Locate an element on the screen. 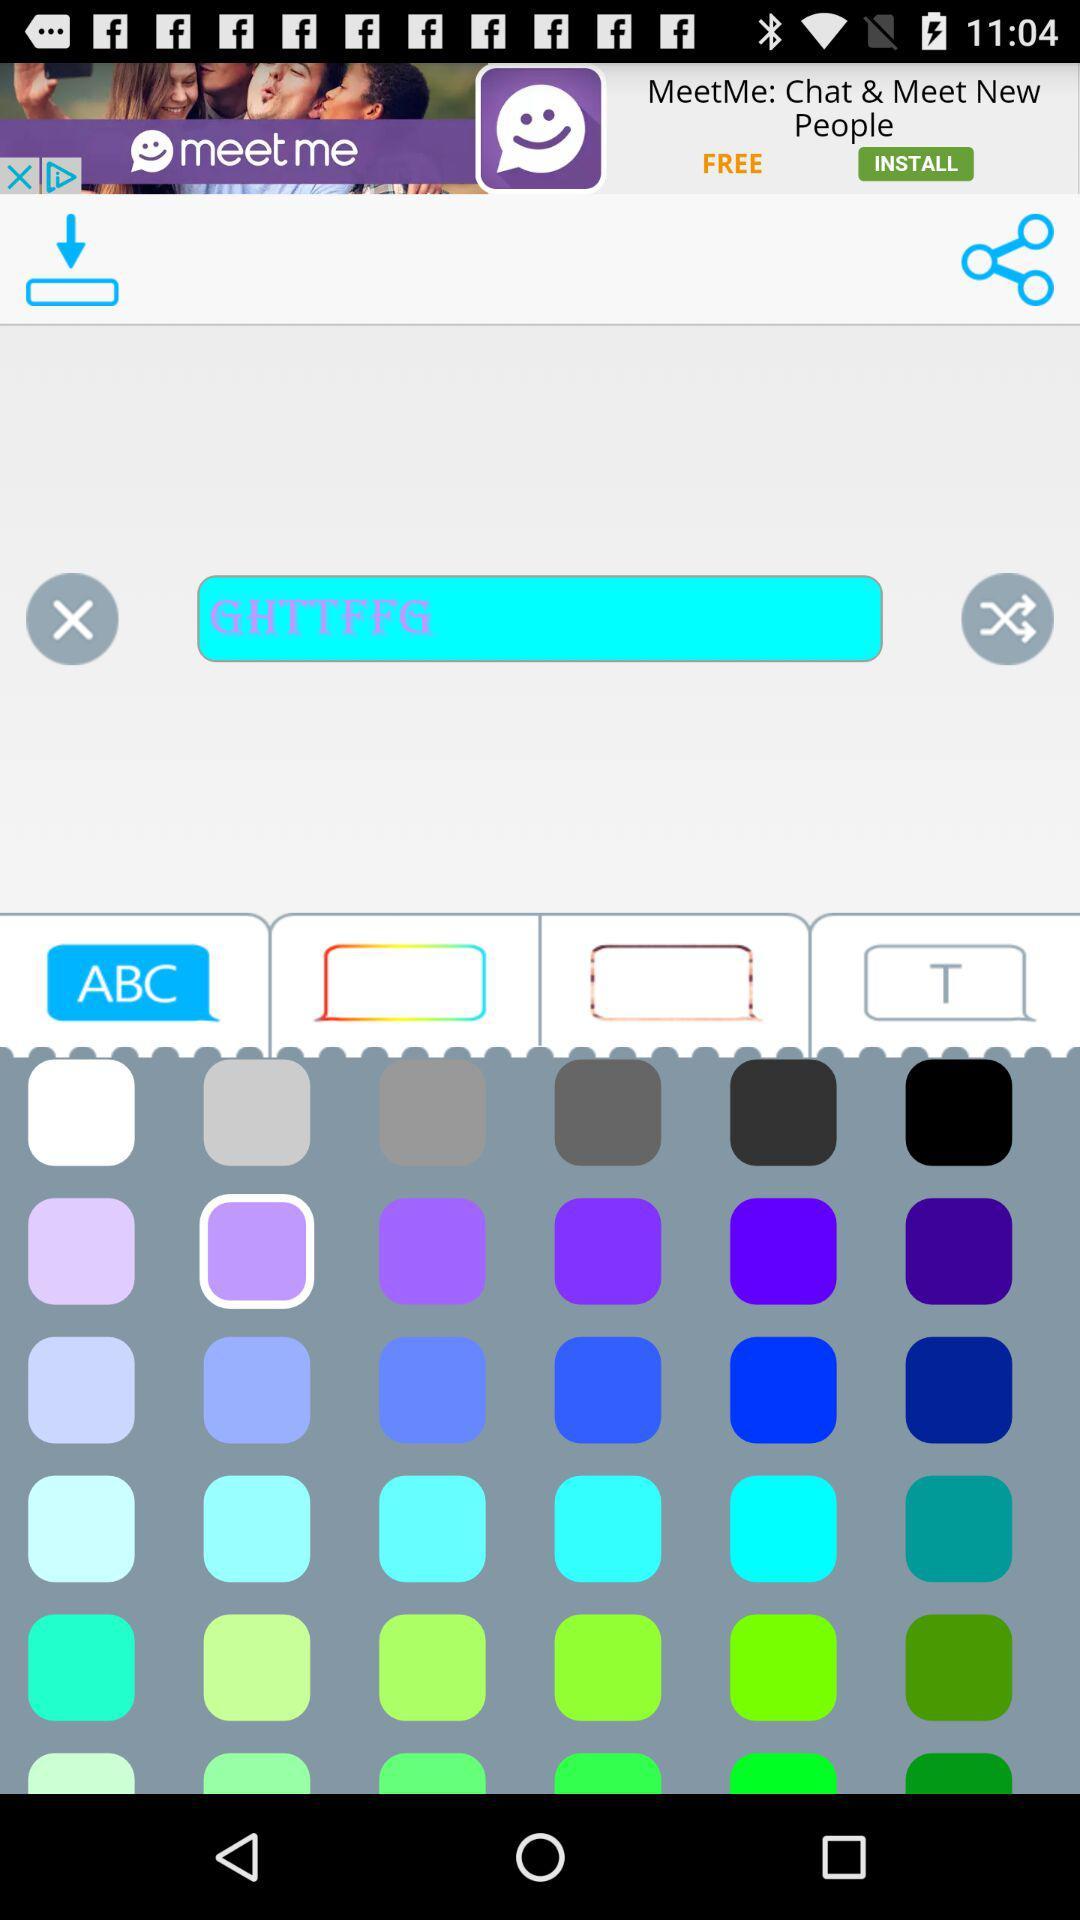 This screenshot has height=1920, width=1080. click on close option is located at coordinates (71, 618).